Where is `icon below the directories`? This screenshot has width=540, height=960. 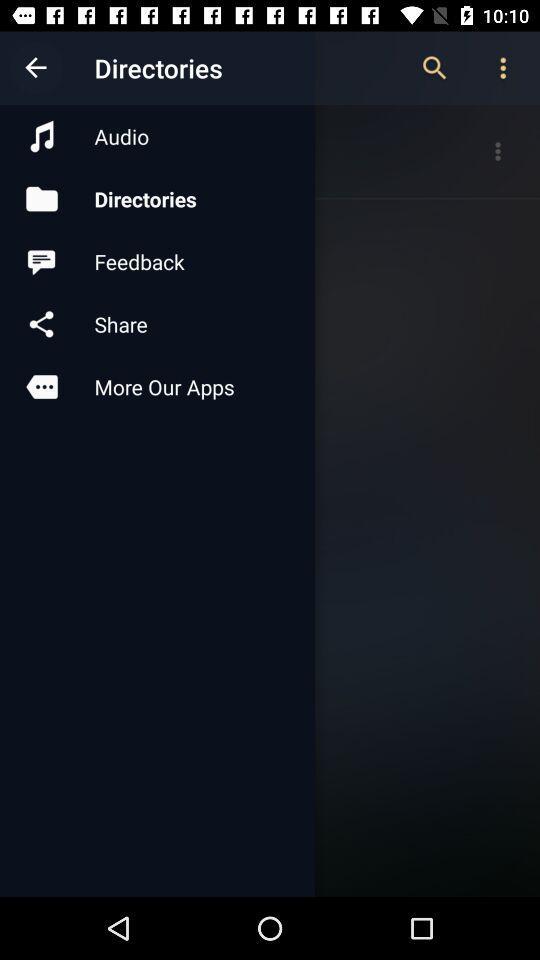
icon below the directories is located at coordinates (156, 260).